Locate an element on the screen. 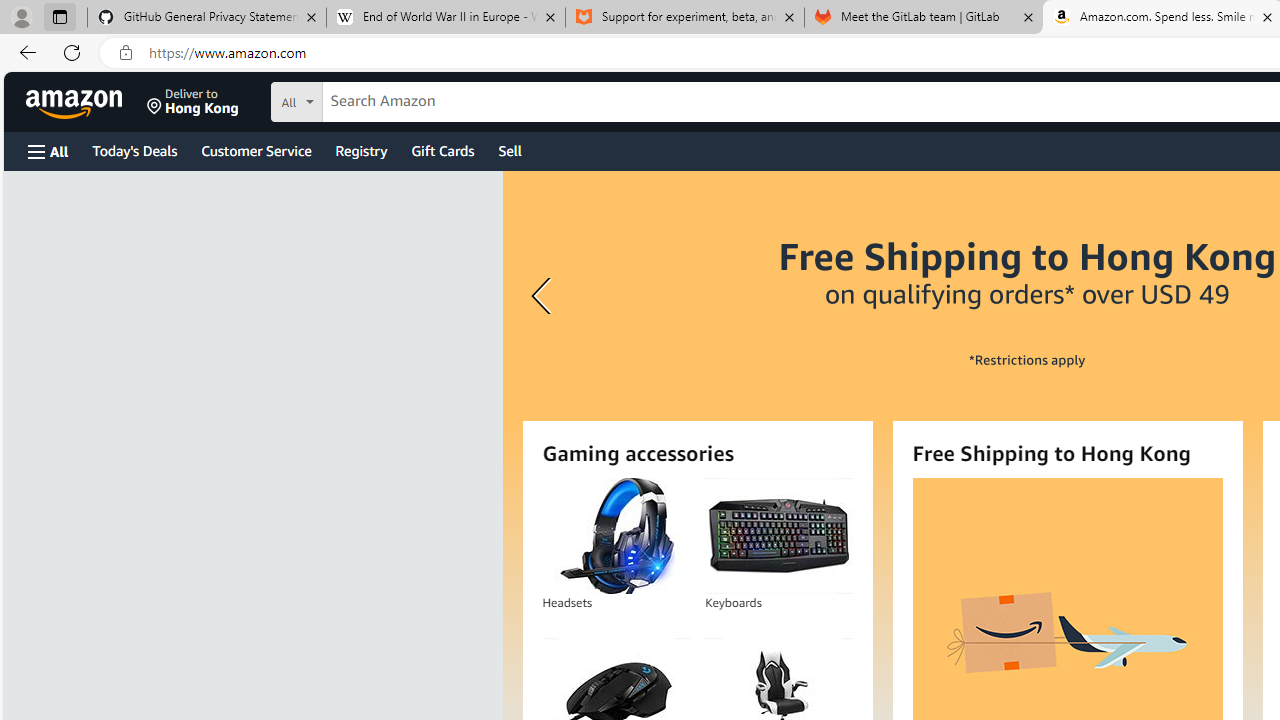 The image size is (1280, 720). 'Meet the GitLab team | GitLab' is located at coordinates (923, 17).